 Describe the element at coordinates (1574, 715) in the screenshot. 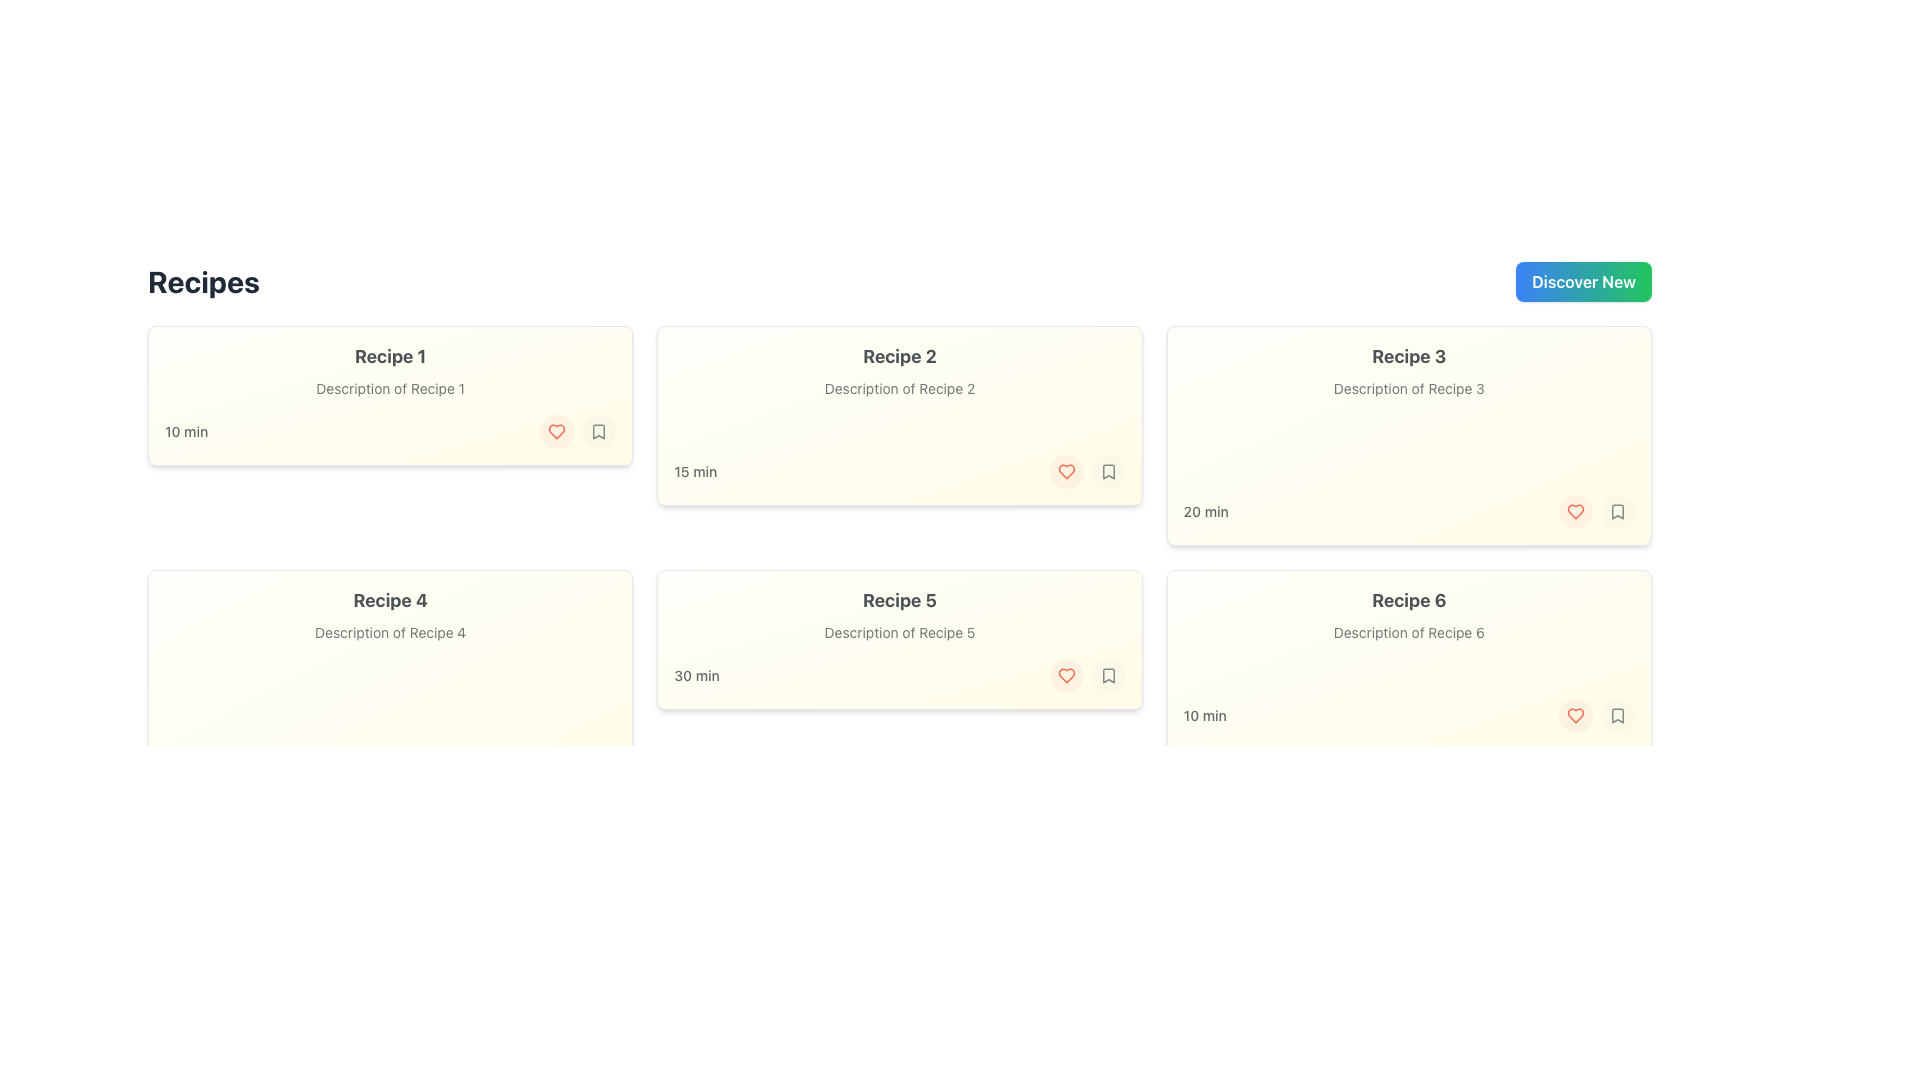

I see `the heart-shaped icon button located in the bottom-right corner of the 'Recipe 6' card` at that location.